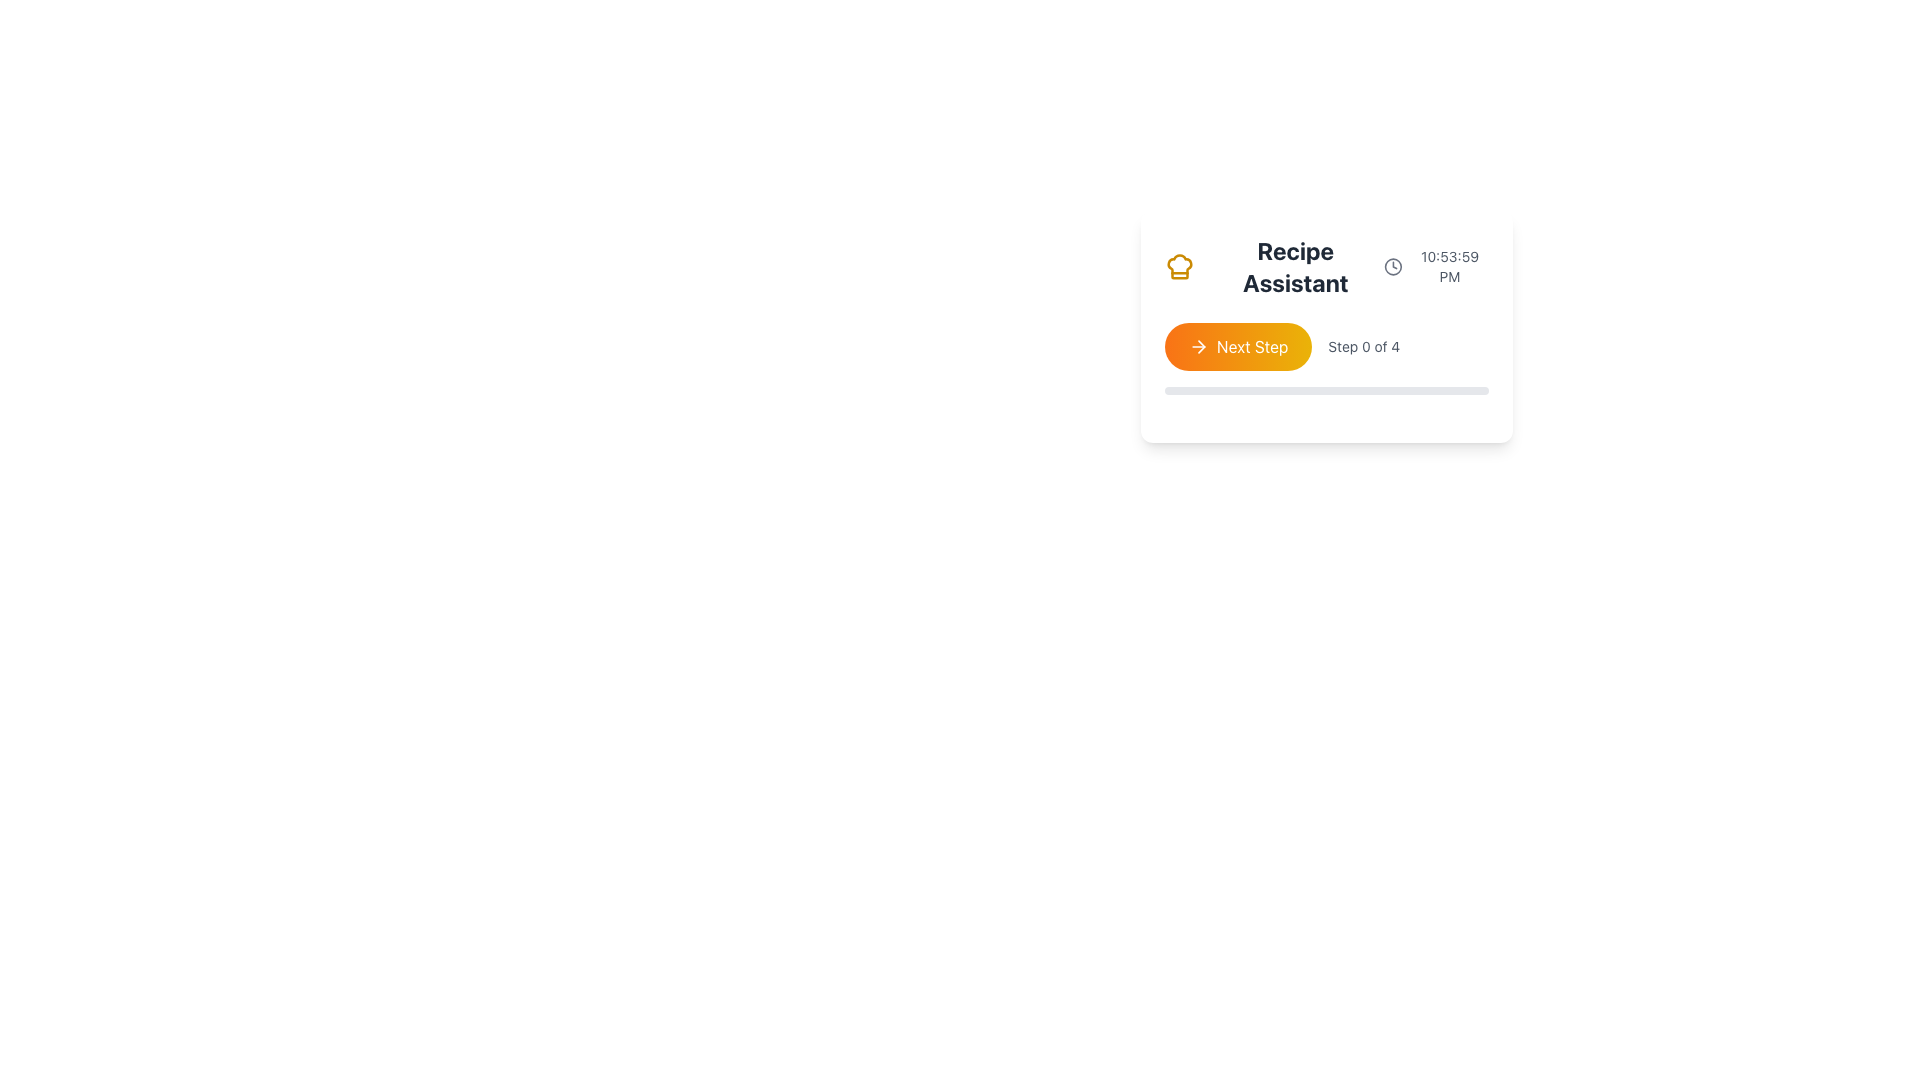 The height and width of the screenshot is (1080, 1920). I want to click on the text of the header representing the recipe assistant tool, as it is interactive, so click(1273, 265).